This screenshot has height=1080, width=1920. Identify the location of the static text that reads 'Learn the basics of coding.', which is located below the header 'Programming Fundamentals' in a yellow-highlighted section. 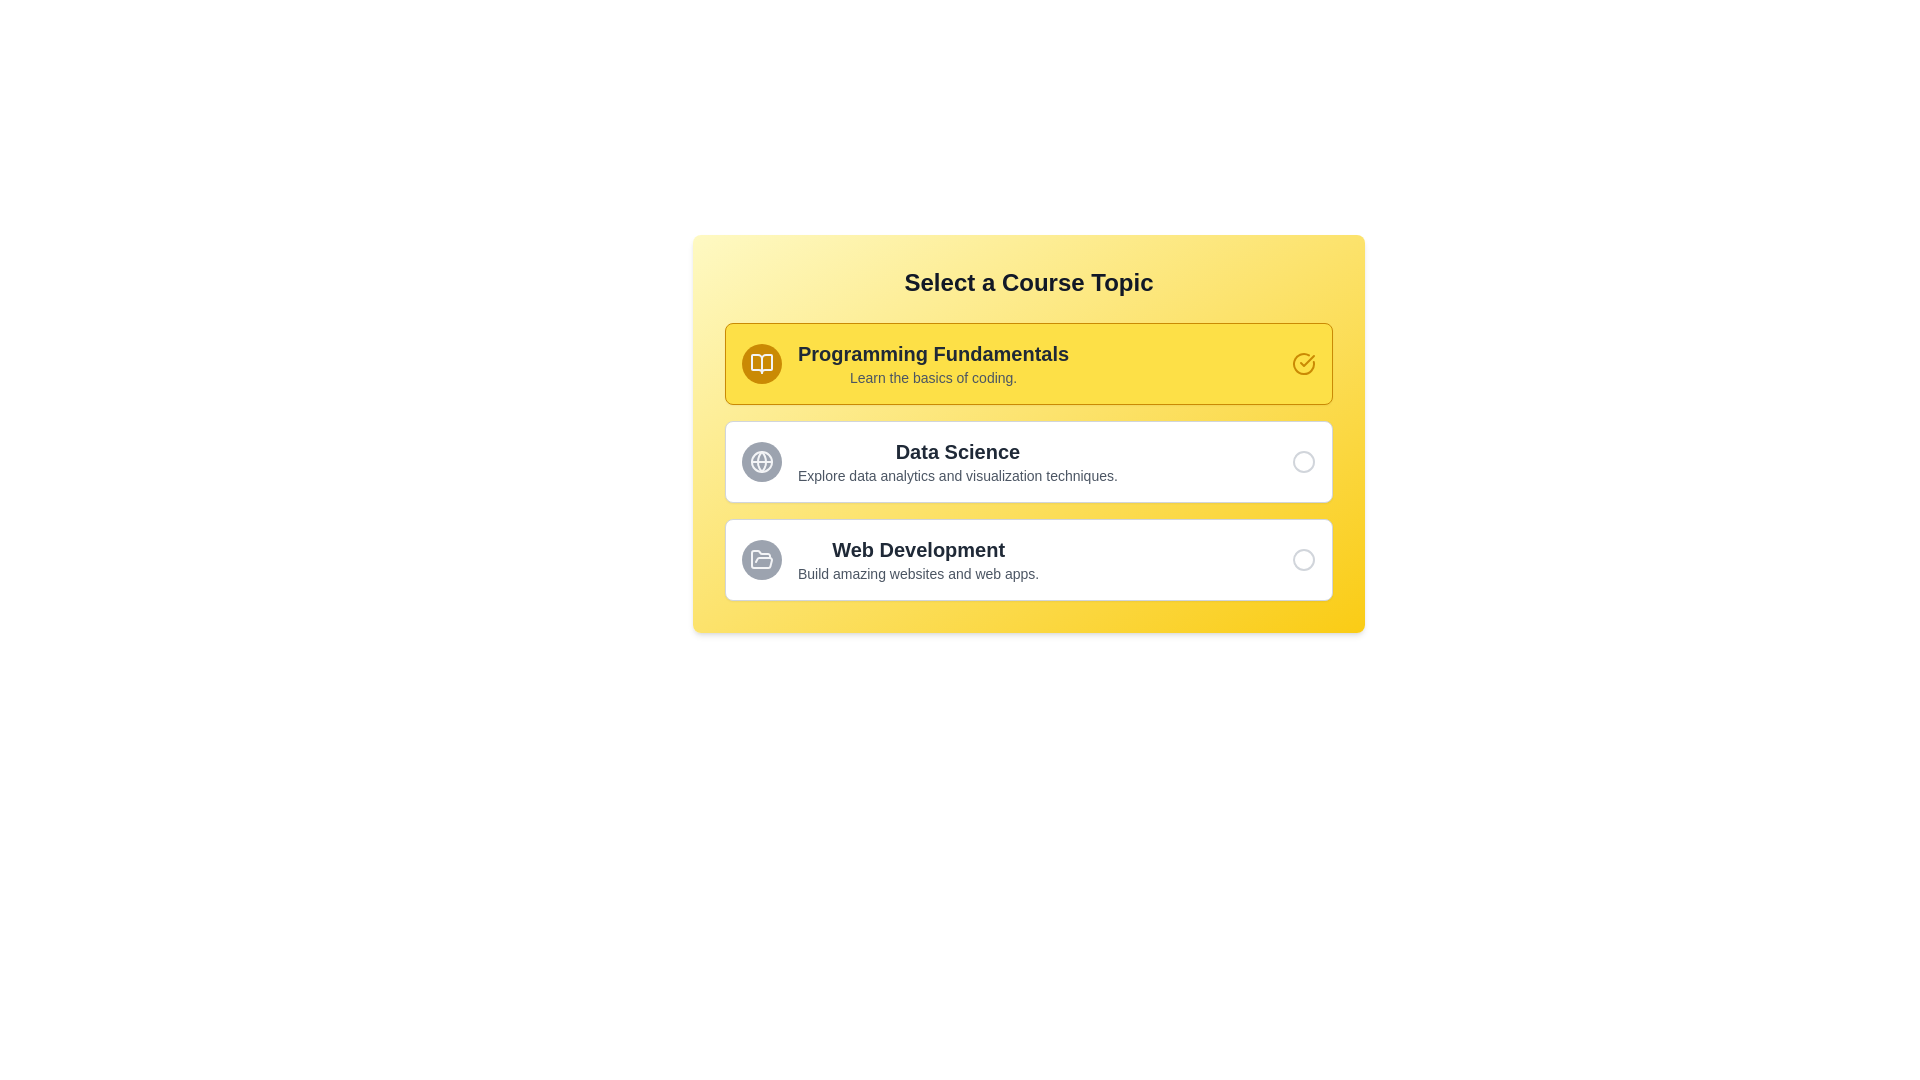
(932, 378).